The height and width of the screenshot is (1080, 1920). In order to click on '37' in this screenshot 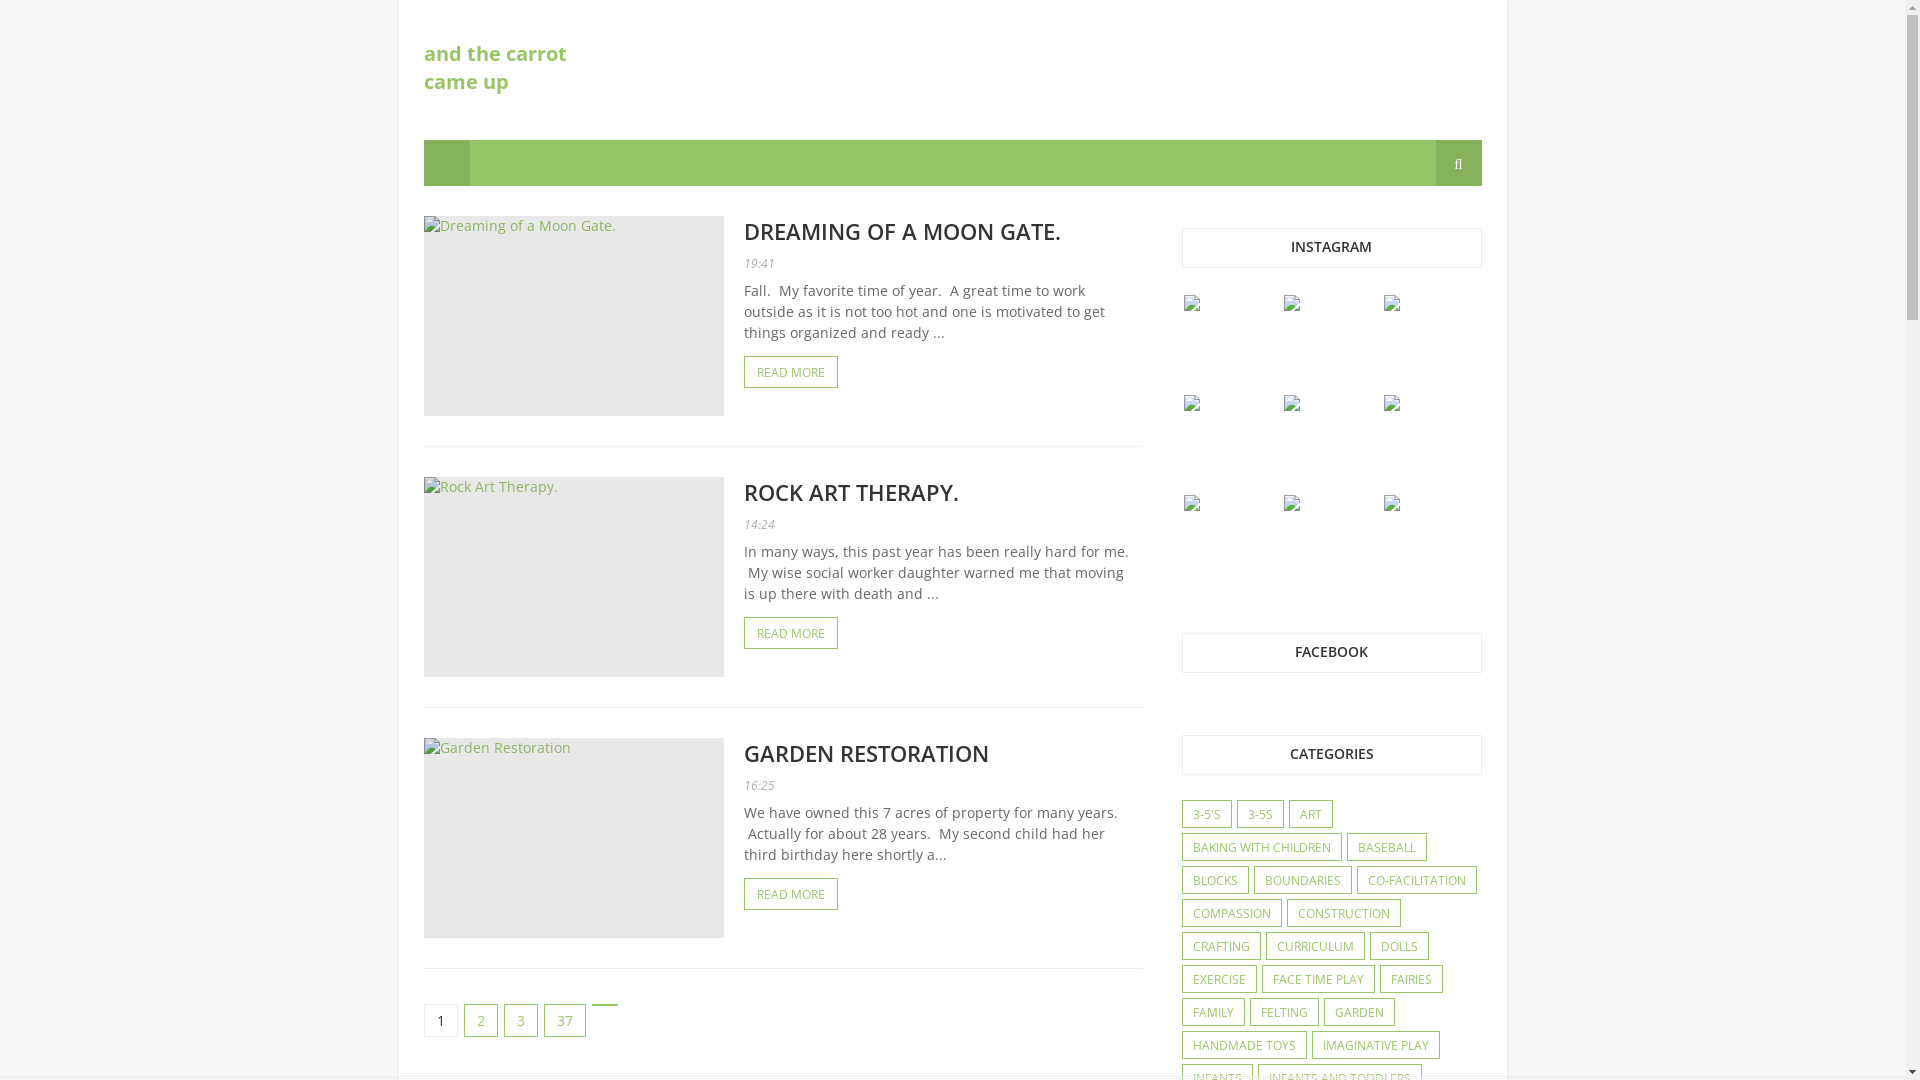, I will do `click(564, 1020)`.